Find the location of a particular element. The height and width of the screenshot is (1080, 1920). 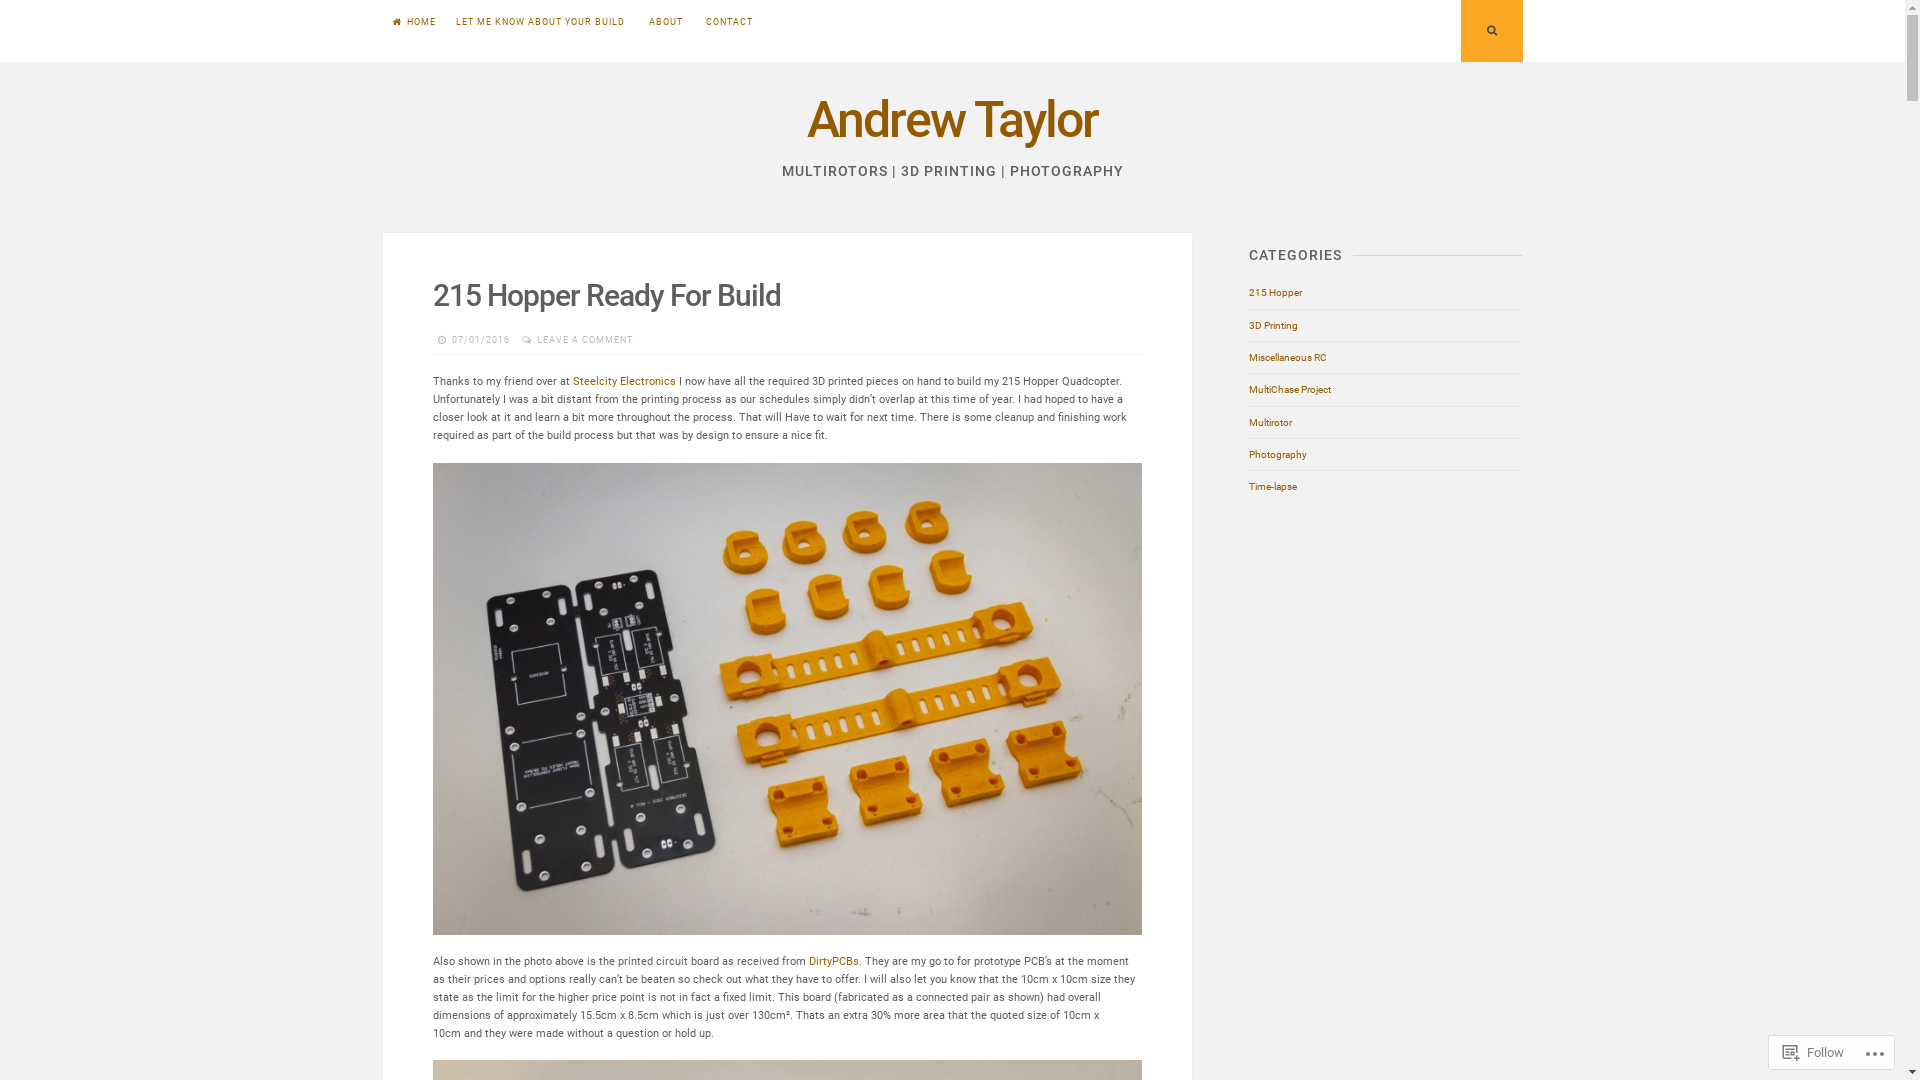

'215 Hopper' is located at coordinates (1247, 293).